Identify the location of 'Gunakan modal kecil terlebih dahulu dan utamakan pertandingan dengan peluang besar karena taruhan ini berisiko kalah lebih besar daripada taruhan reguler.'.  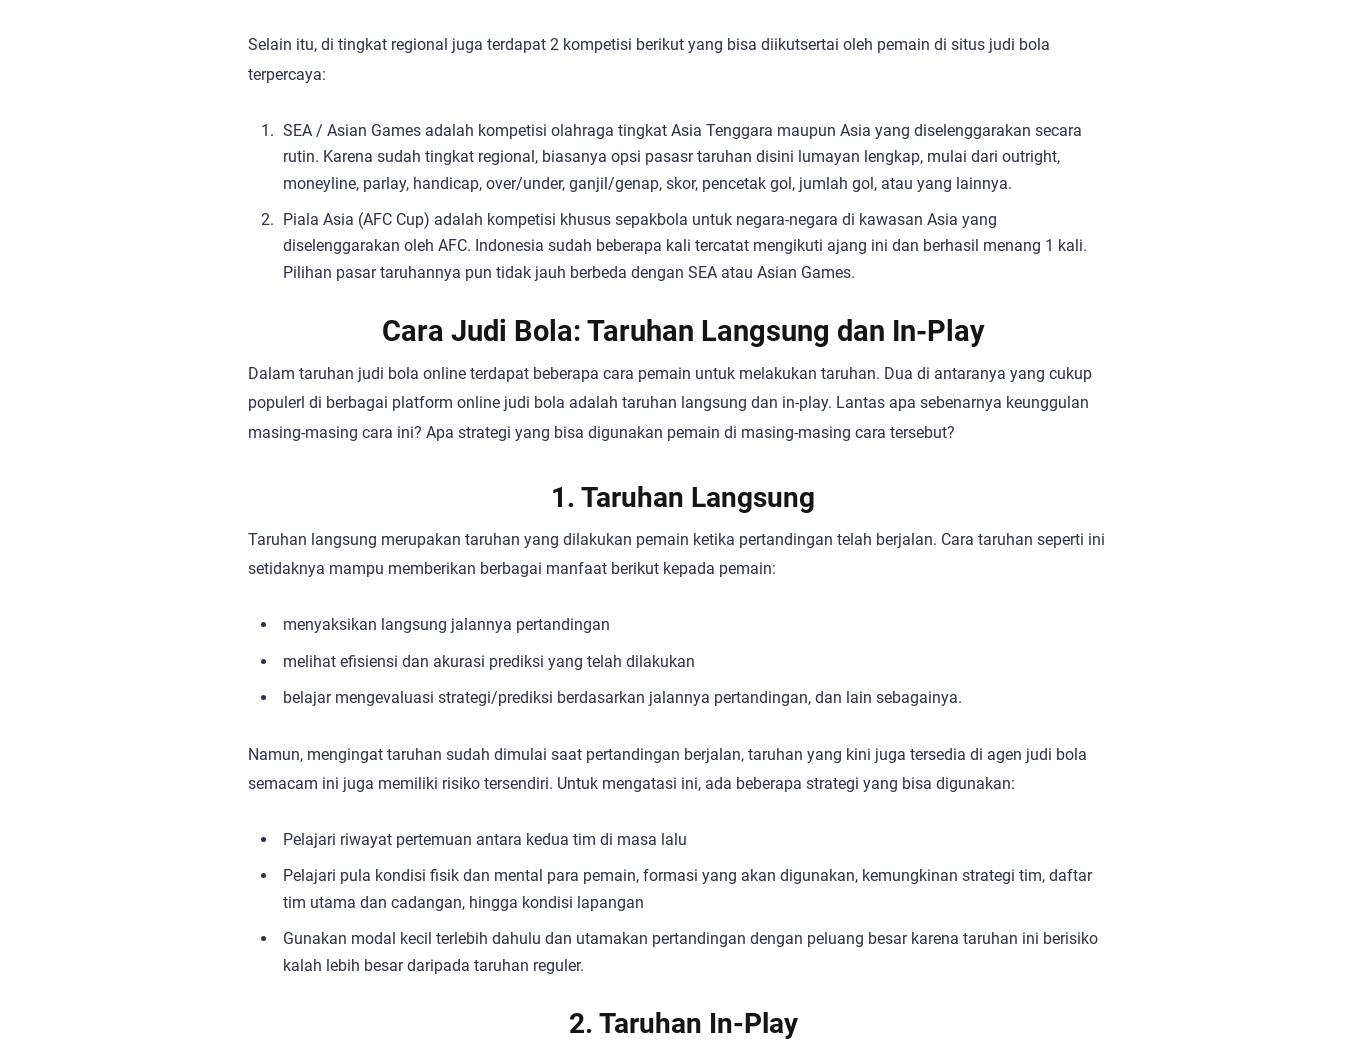
(690, 950).